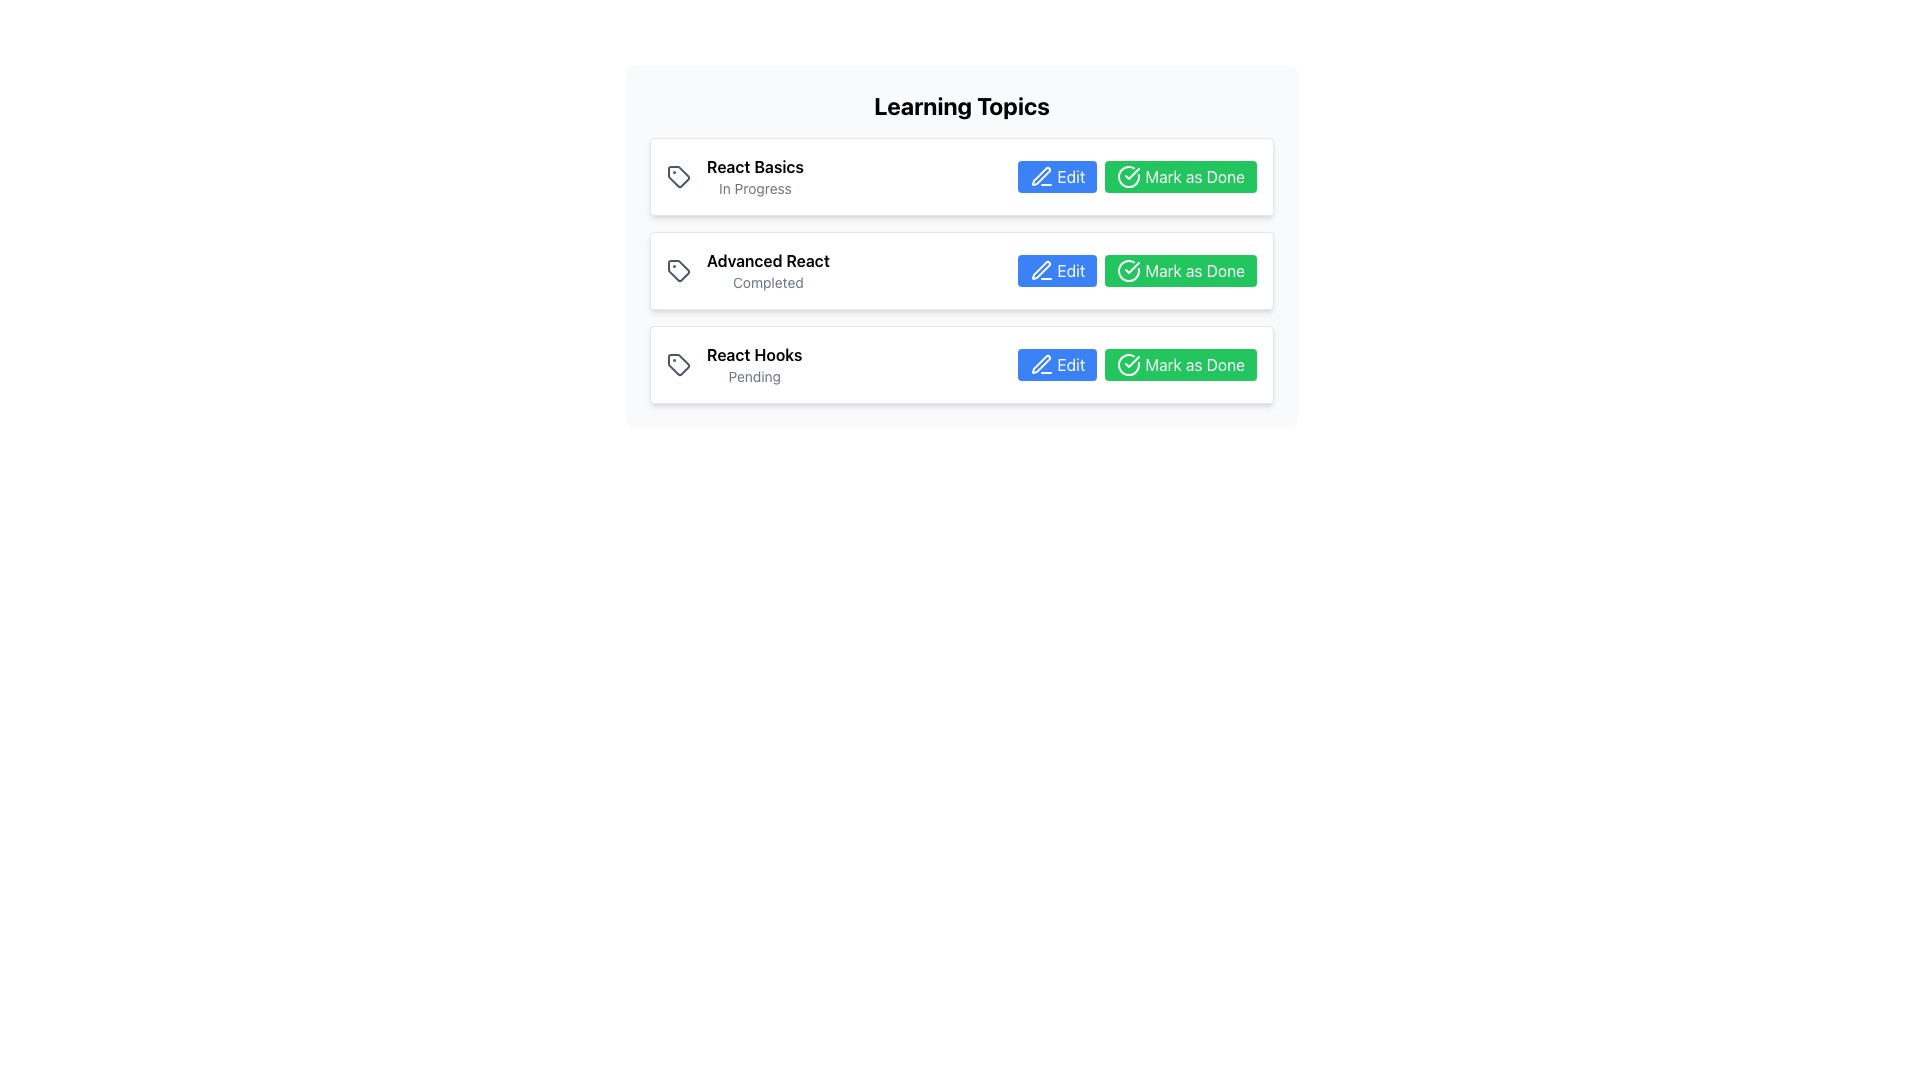  What do you see at coordinates (1137, 270) in the screenshot?
I see `the blue 'Edit' button located on the right side of the 'Advanced React' topic row` at bounding box center [1137, 270].